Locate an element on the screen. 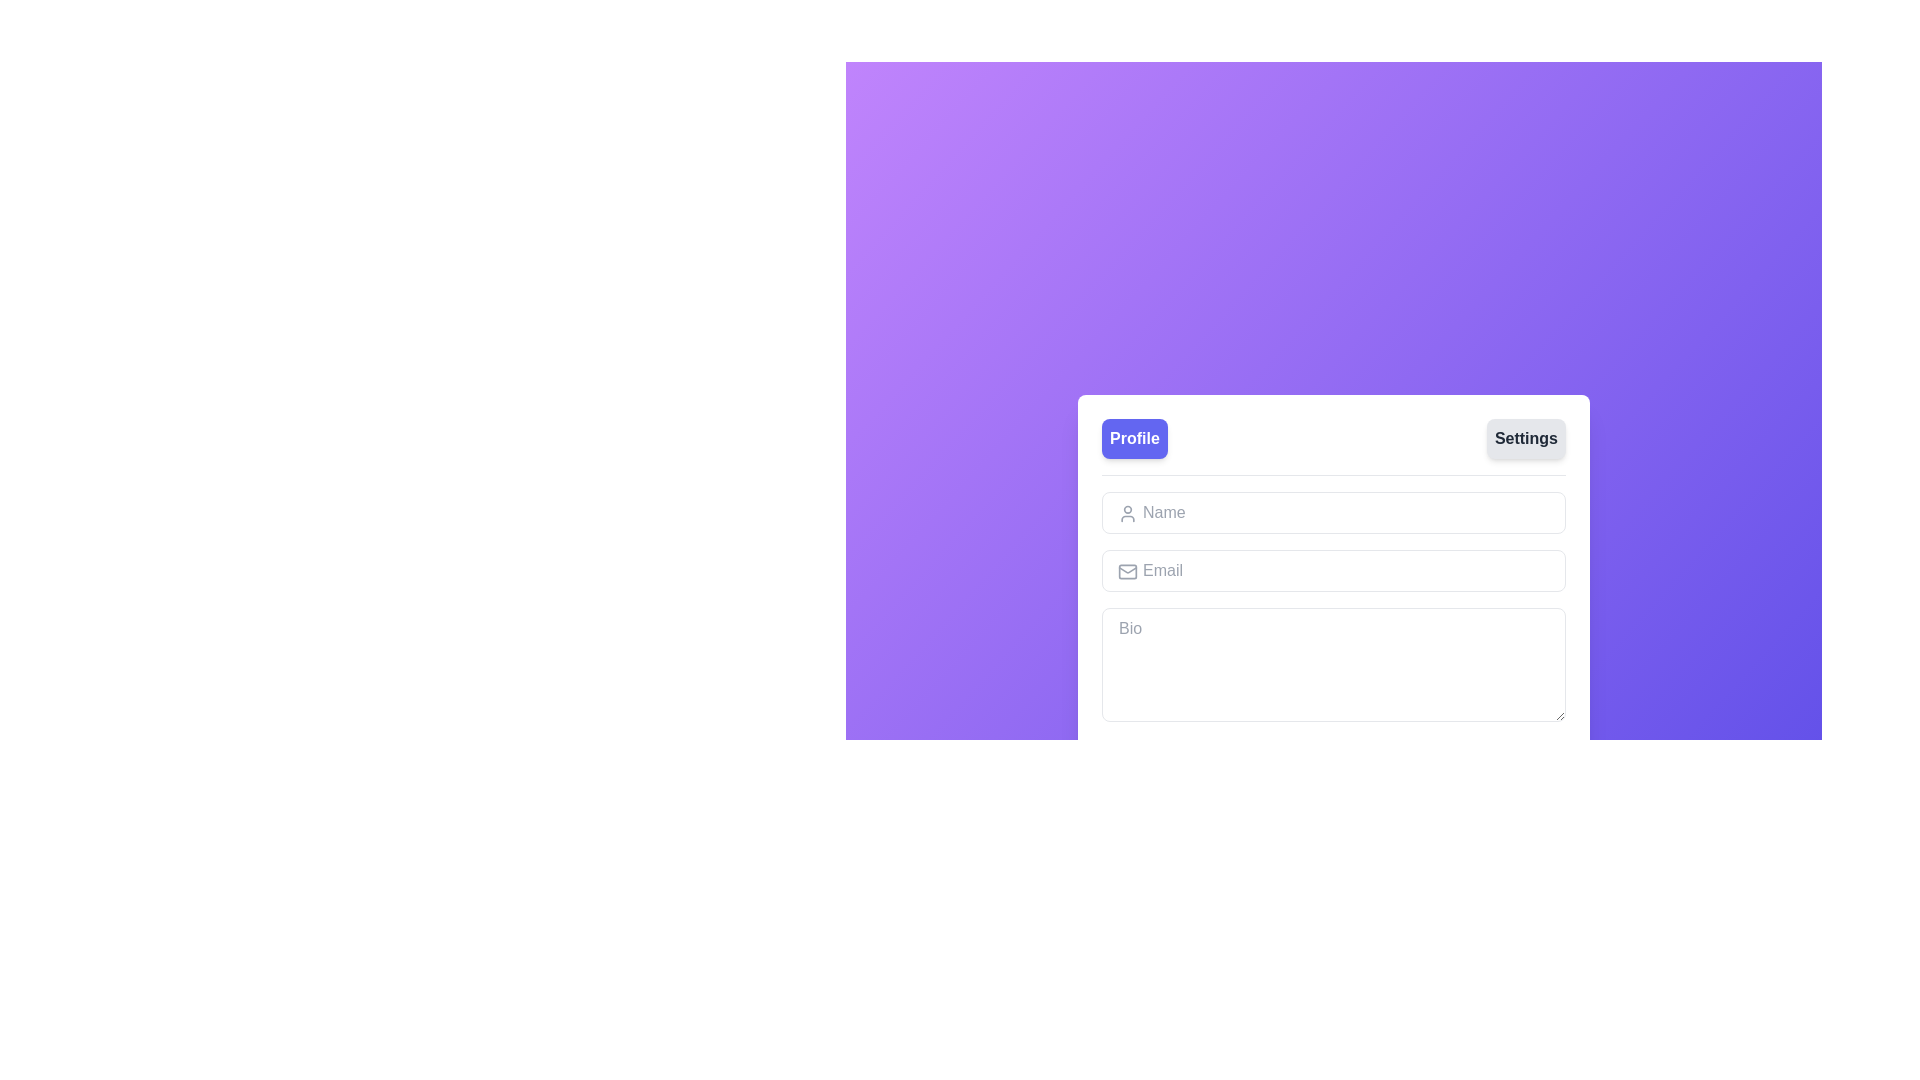 This screenshot has height=1080, width=1920. the SVG icon resembling a user silhouette positioned in the left portion of the input box labeled 'Name' is located at coordinates (1128, 512).